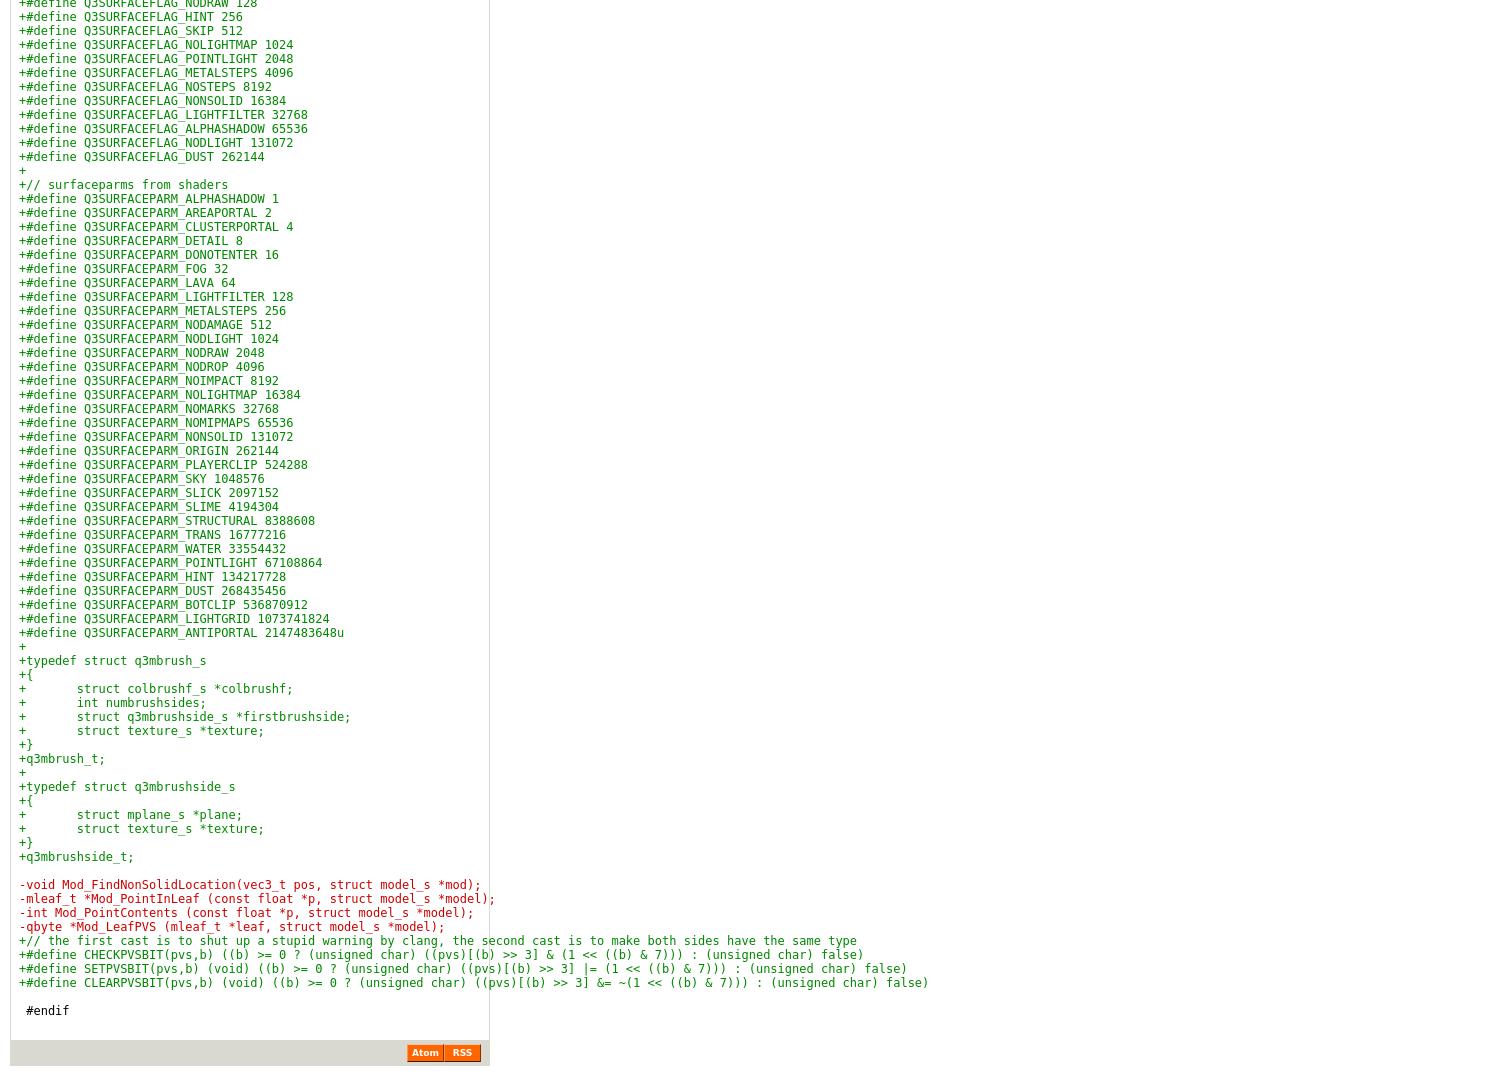 The width and height of the screenshot is (1500, 1075). What do you see at coordinates (141, 367) in the screenshot?
I see `'+#define Q3SURFACEPARM_NODROP 4096'` at bounding box center [141, 367].